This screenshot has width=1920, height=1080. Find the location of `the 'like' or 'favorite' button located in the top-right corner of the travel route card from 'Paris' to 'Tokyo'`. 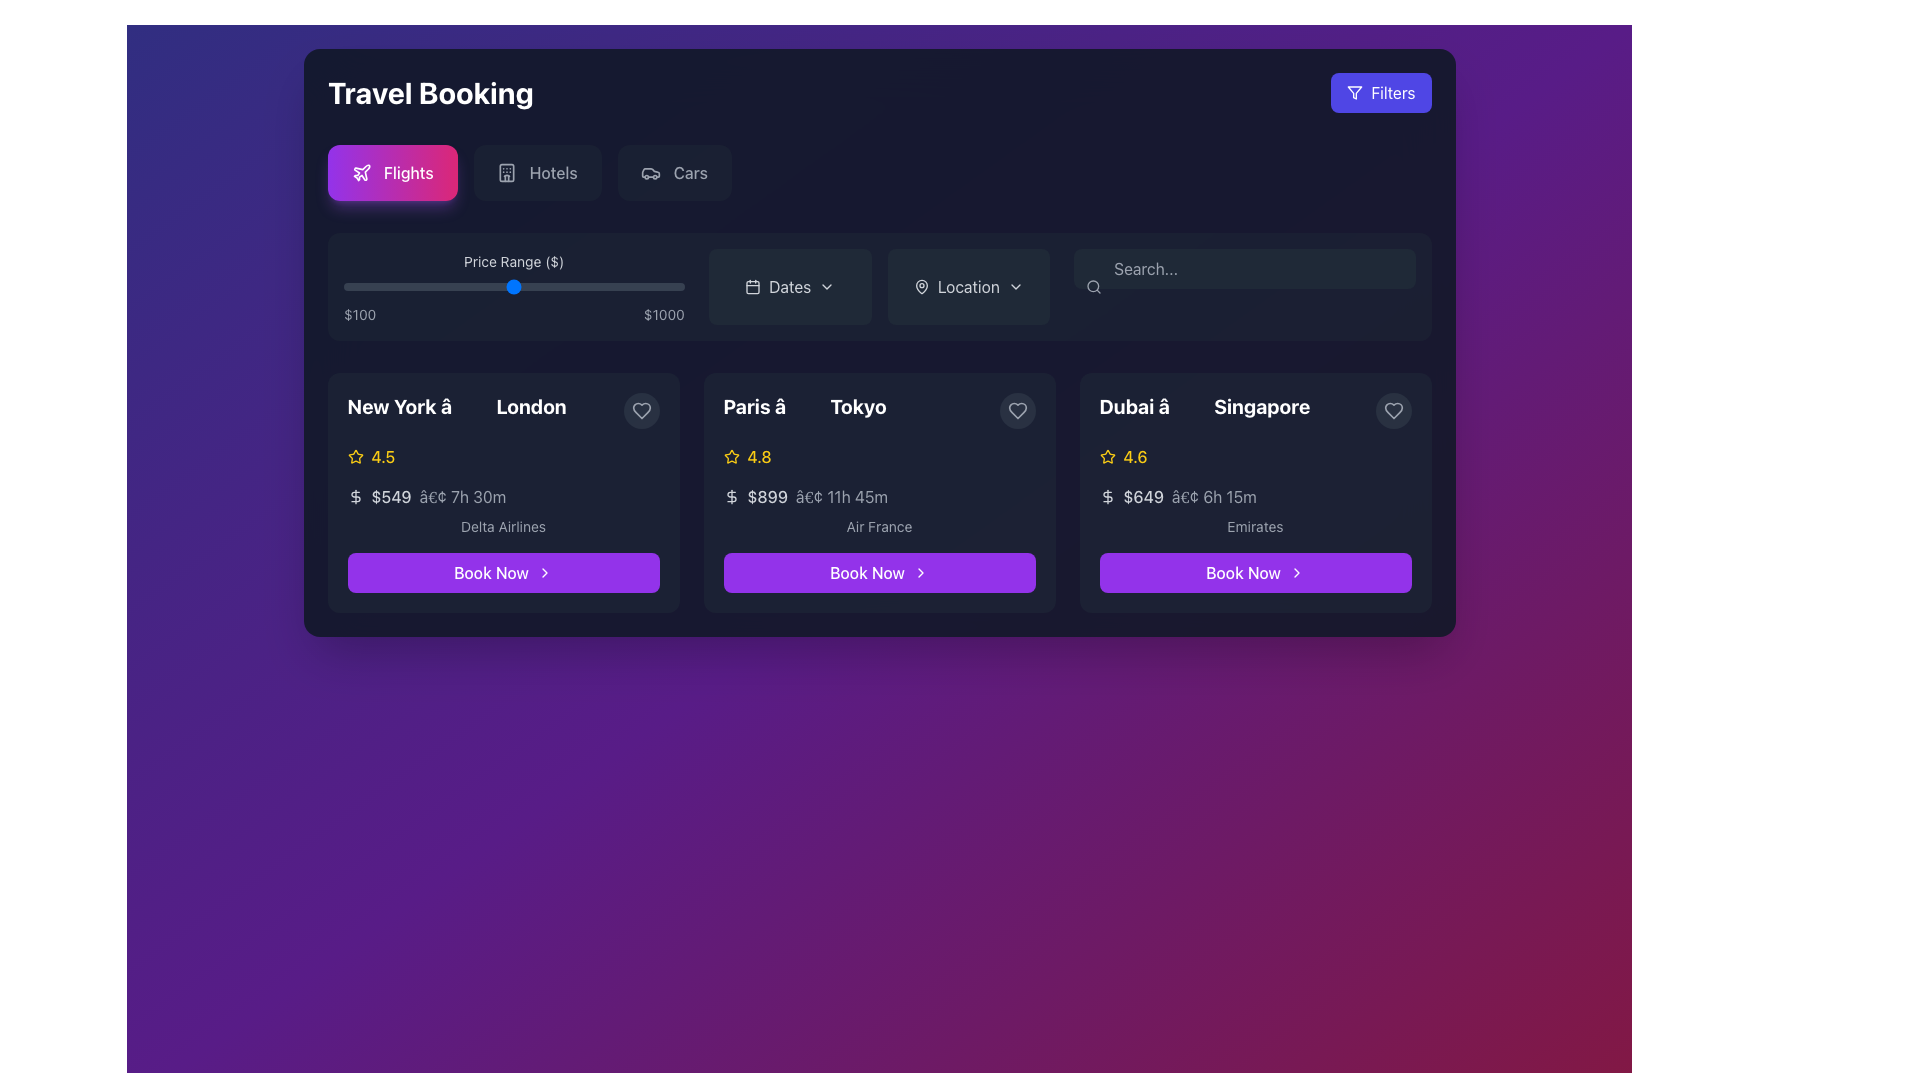

the 'like' or 'favorite' button located in the top-right corner of the travel route card from 'Paris' to 'Tokyo' is located at coordinates (1017, 410).